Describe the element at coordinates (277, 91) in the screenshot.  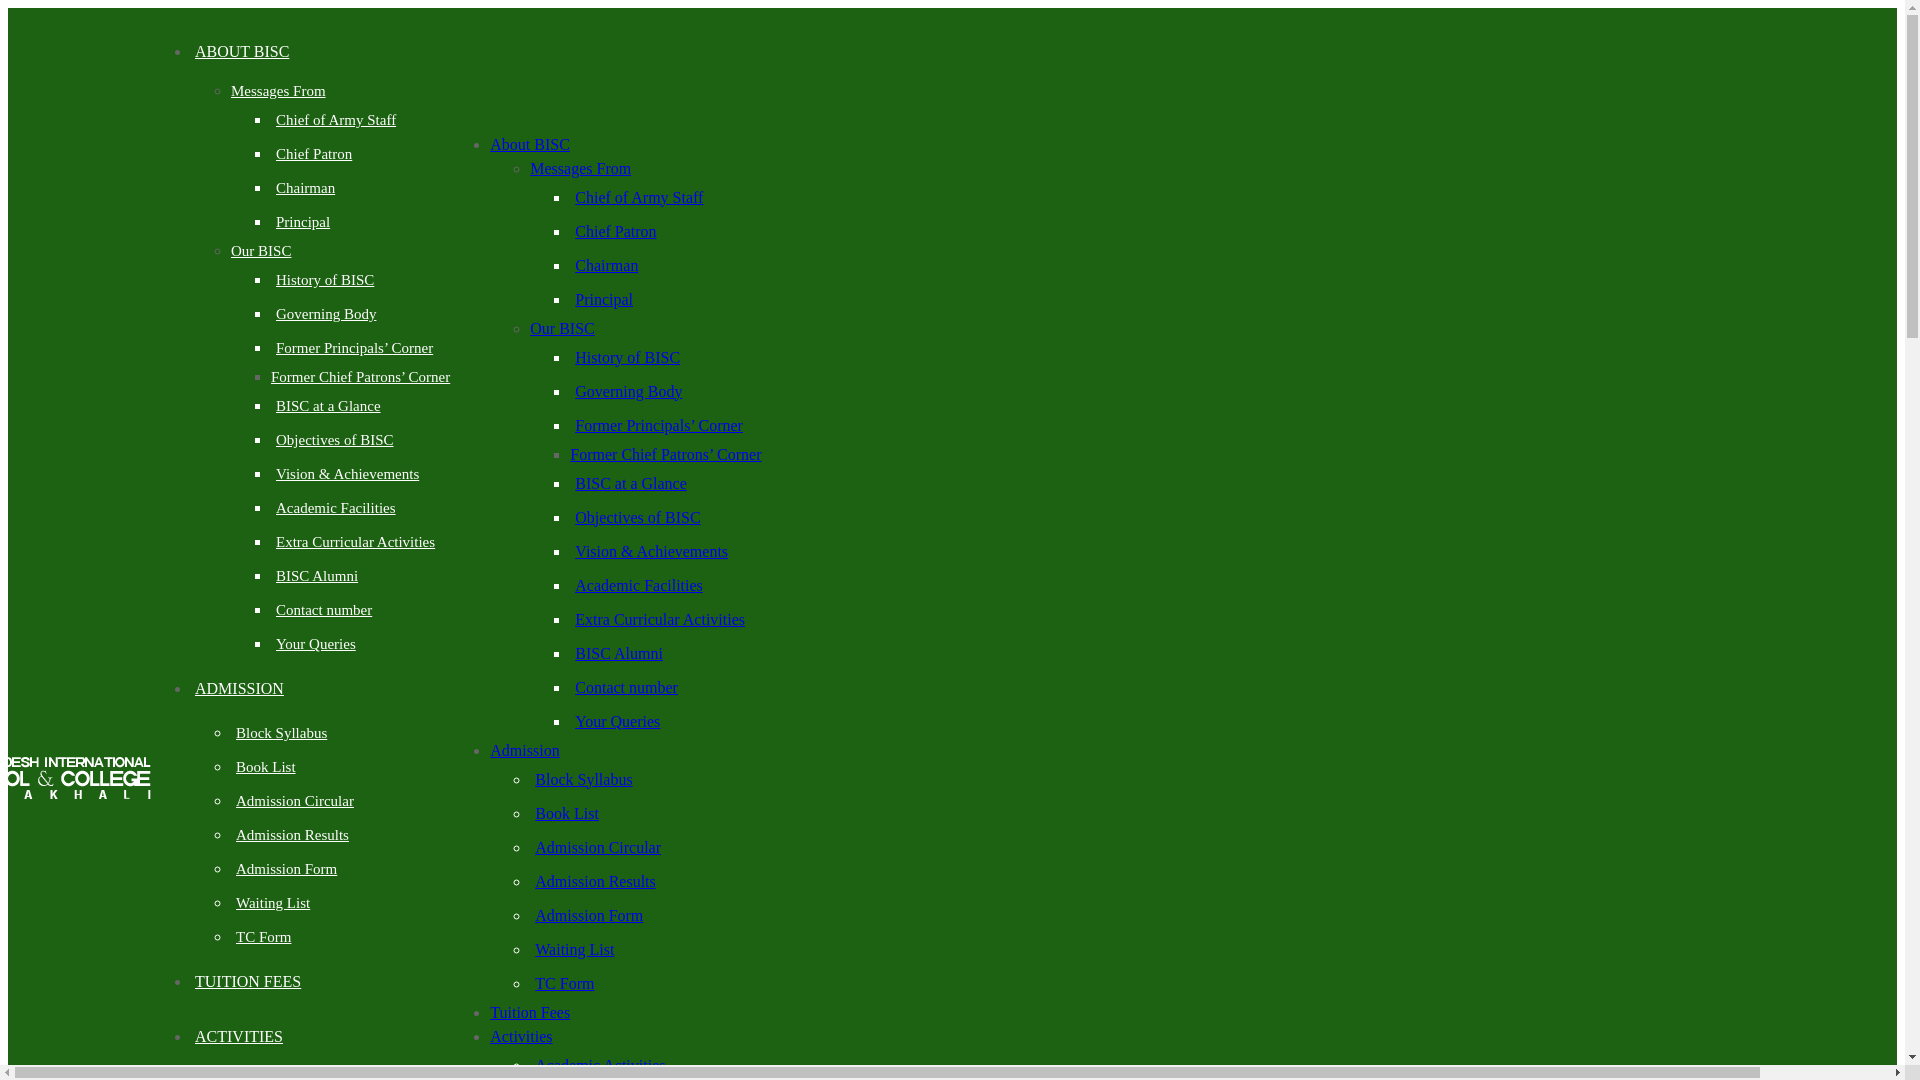
I see `'Messages From'` at that location.